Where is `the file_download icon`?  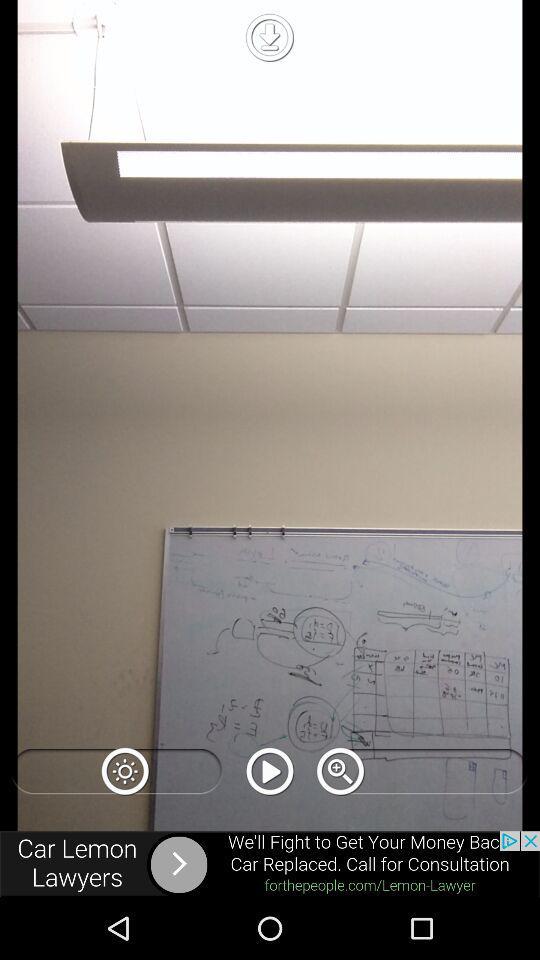
the file_download icon is located at coordinates (269, 36).